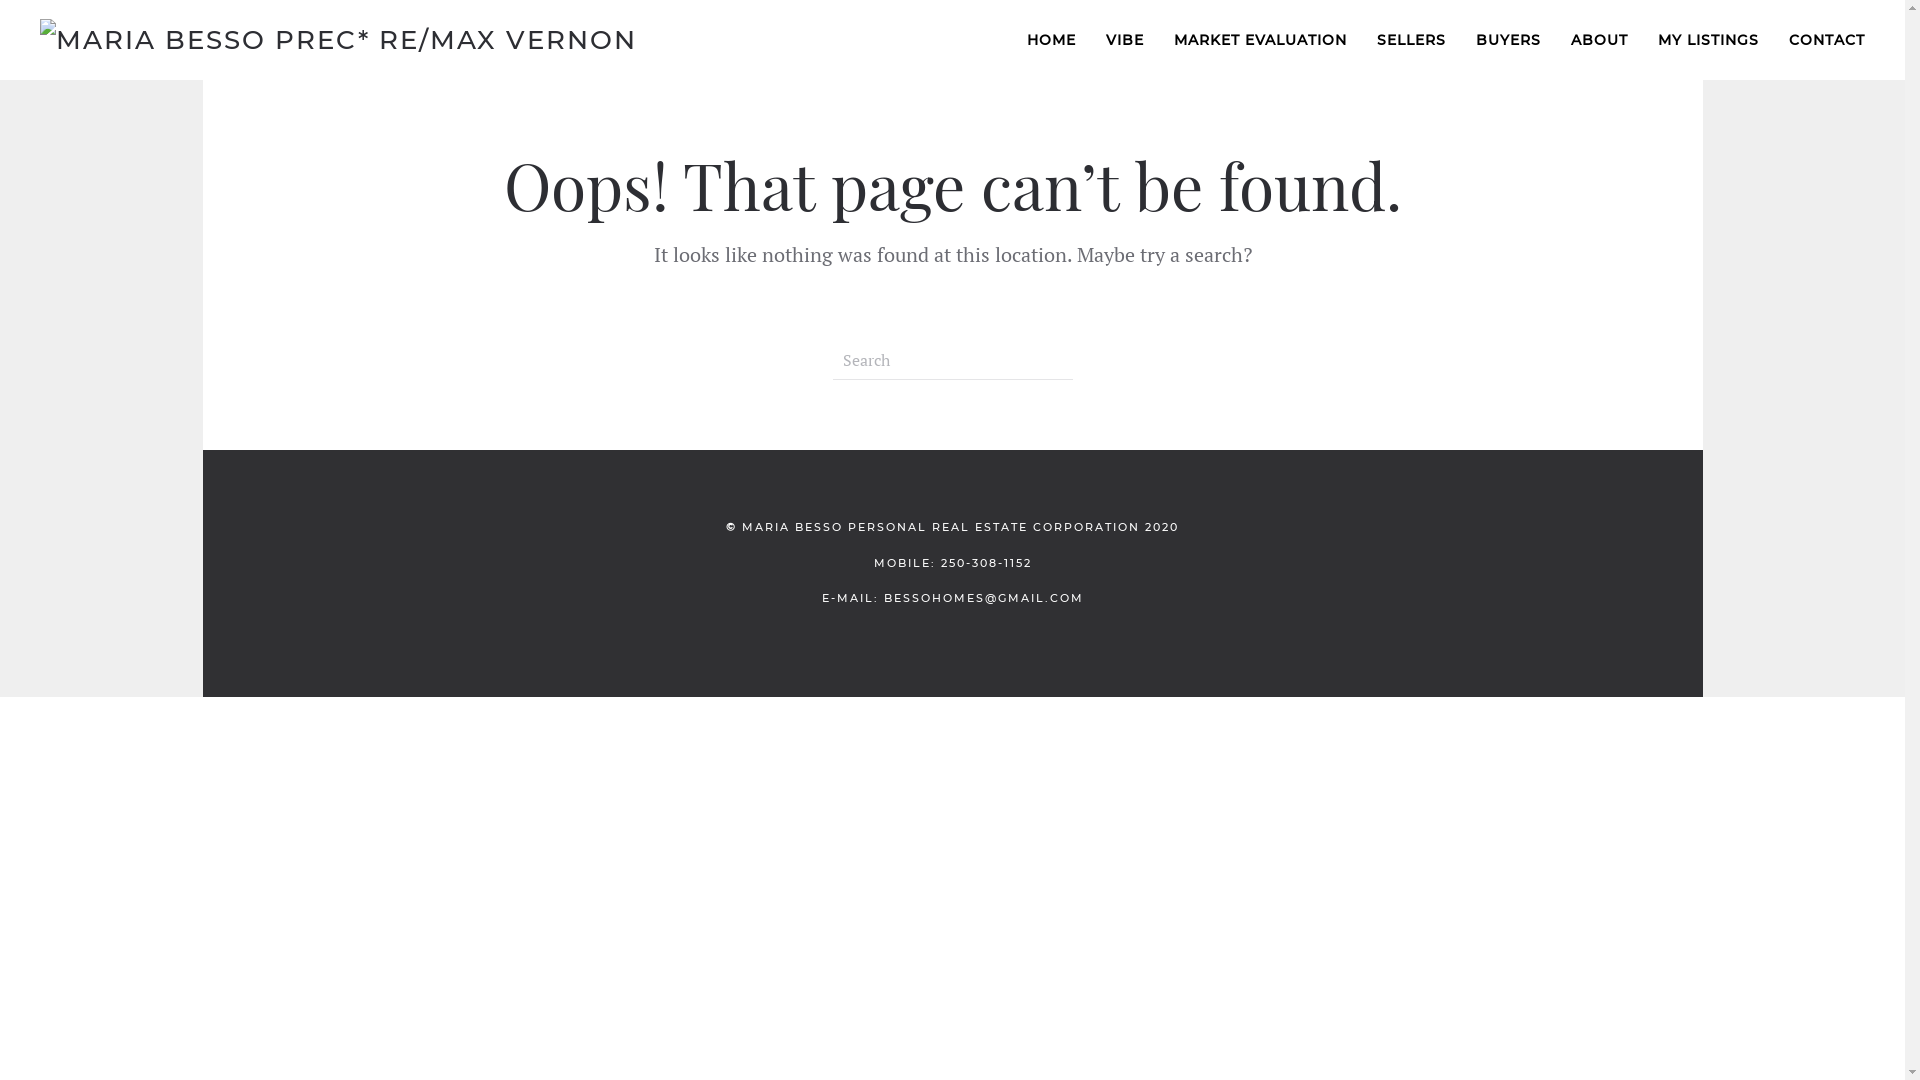 This screenshot has width=1920, height=1080. Describe the element at coordinates (1124, 39) in the screenshot. I see `'VIBE'` at that location.